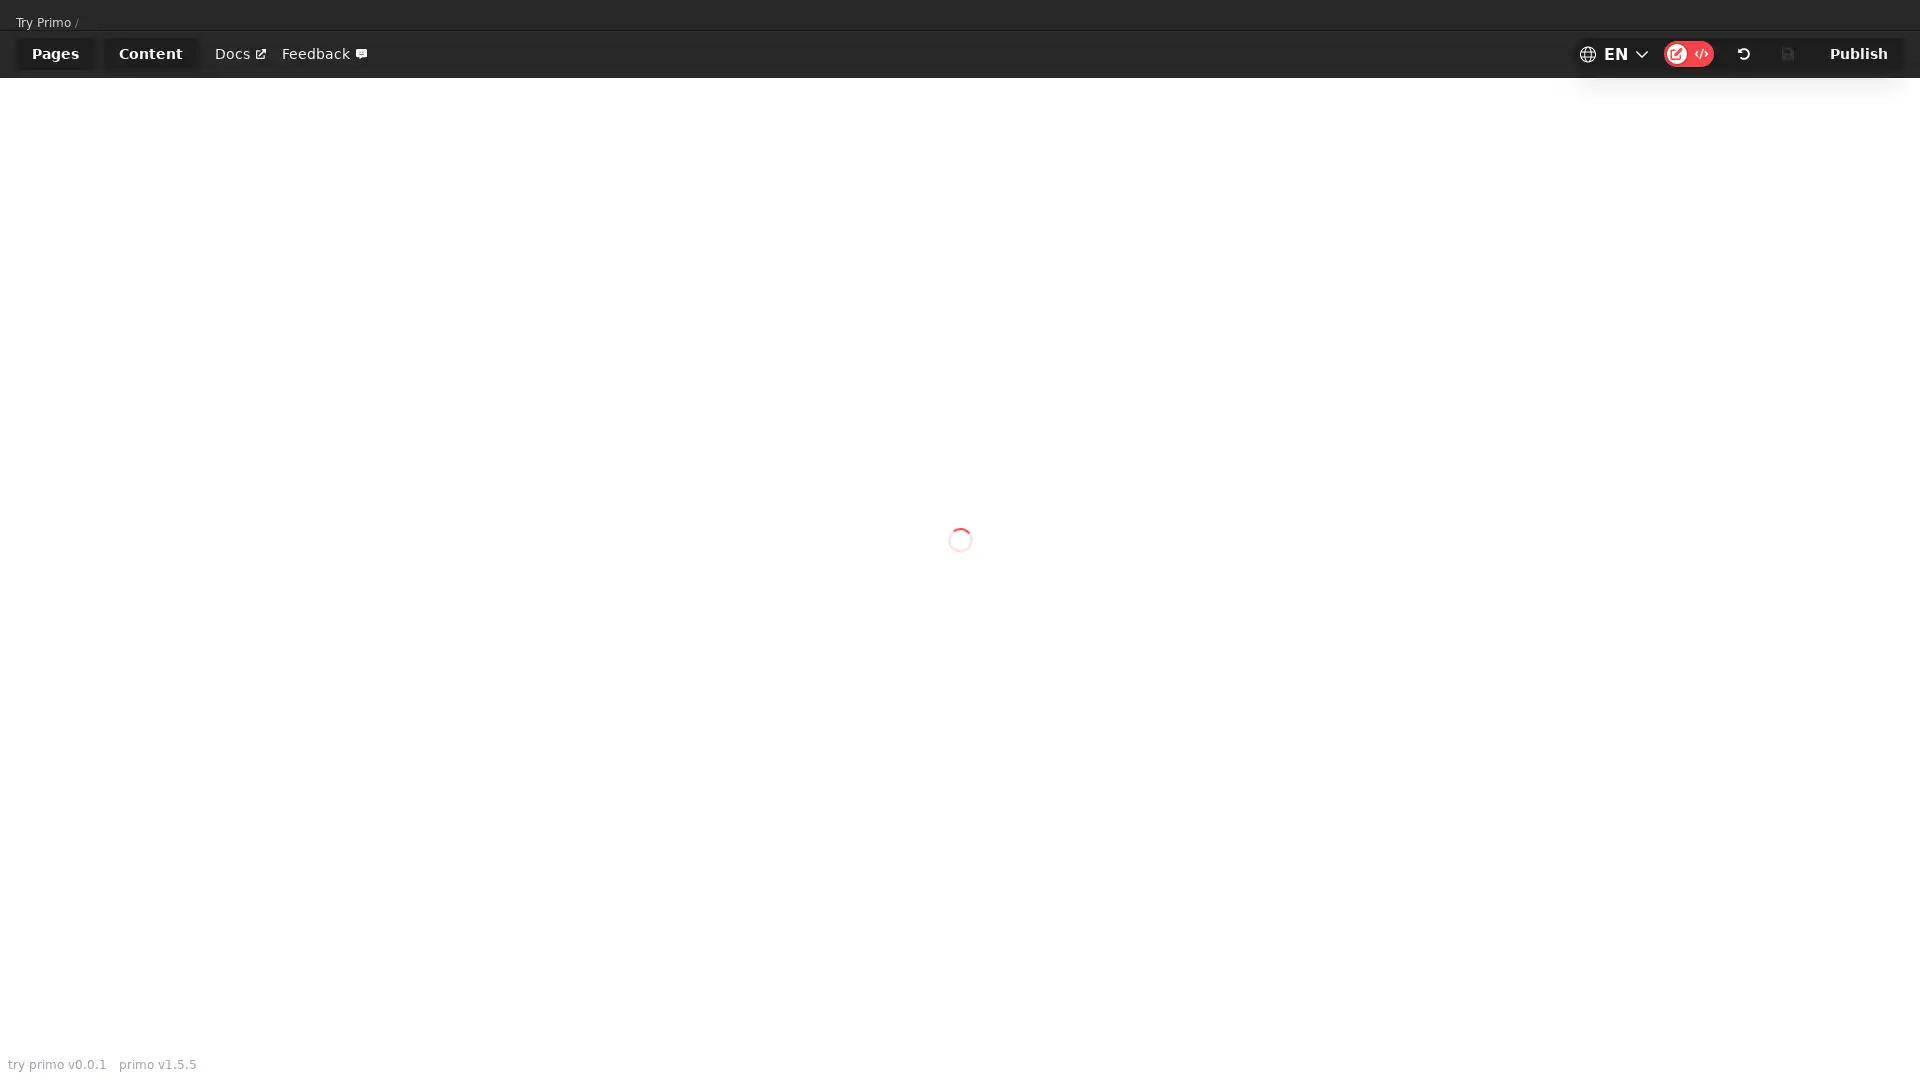  Describe the element at coordinates (1788, 53) in the screenshot. I see `Save` at that location.